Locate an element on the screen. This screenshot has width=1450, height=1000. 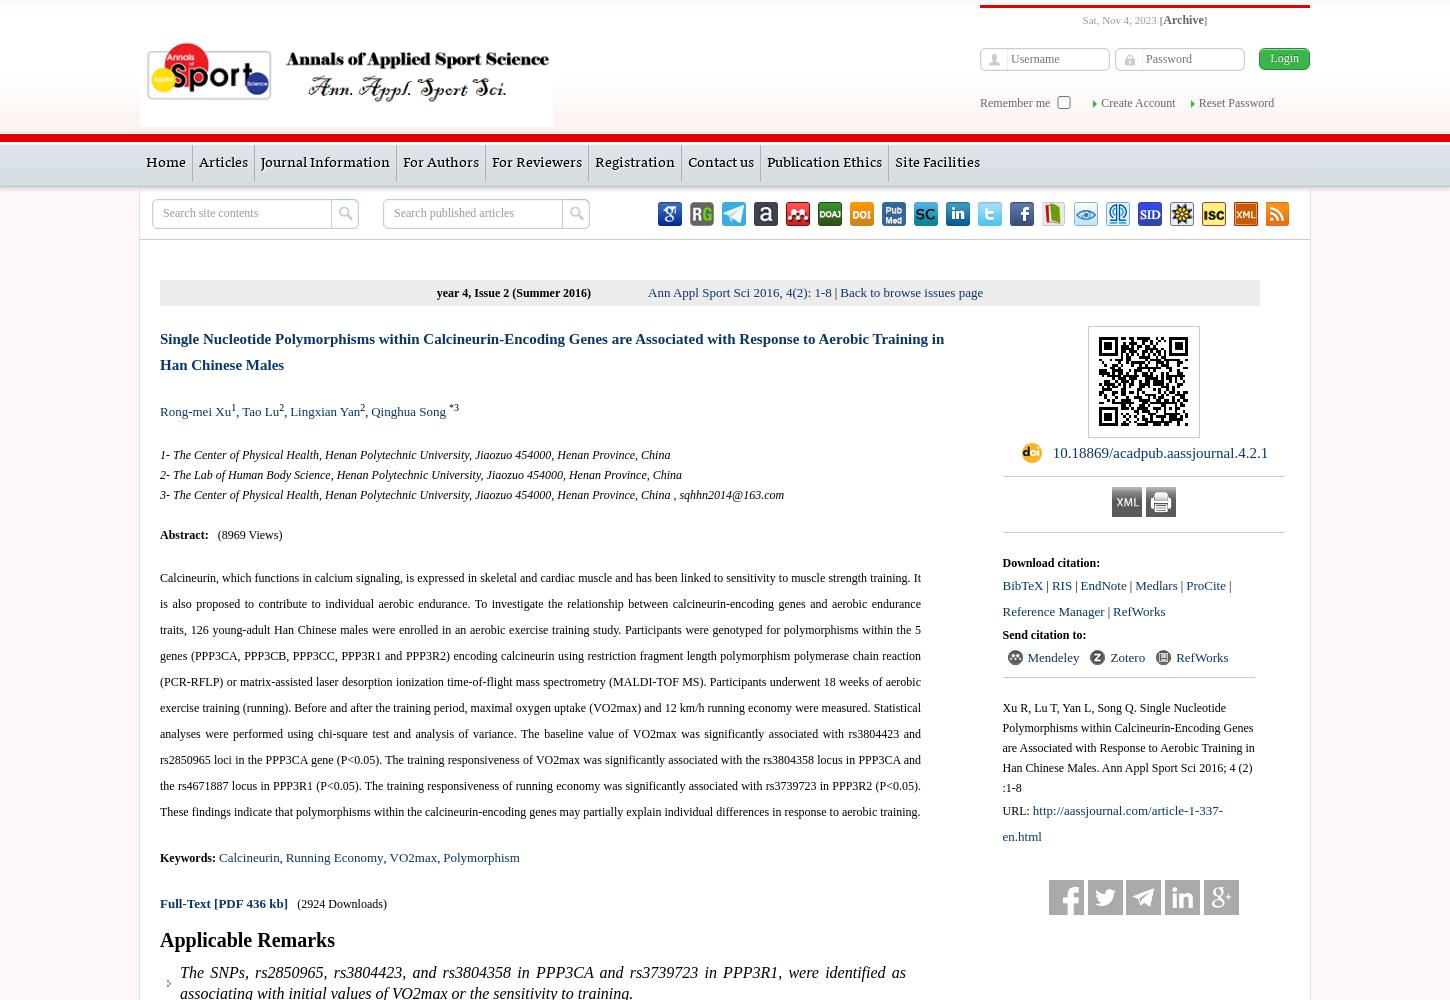
'Contact us' is located at coordinates (719, 163).